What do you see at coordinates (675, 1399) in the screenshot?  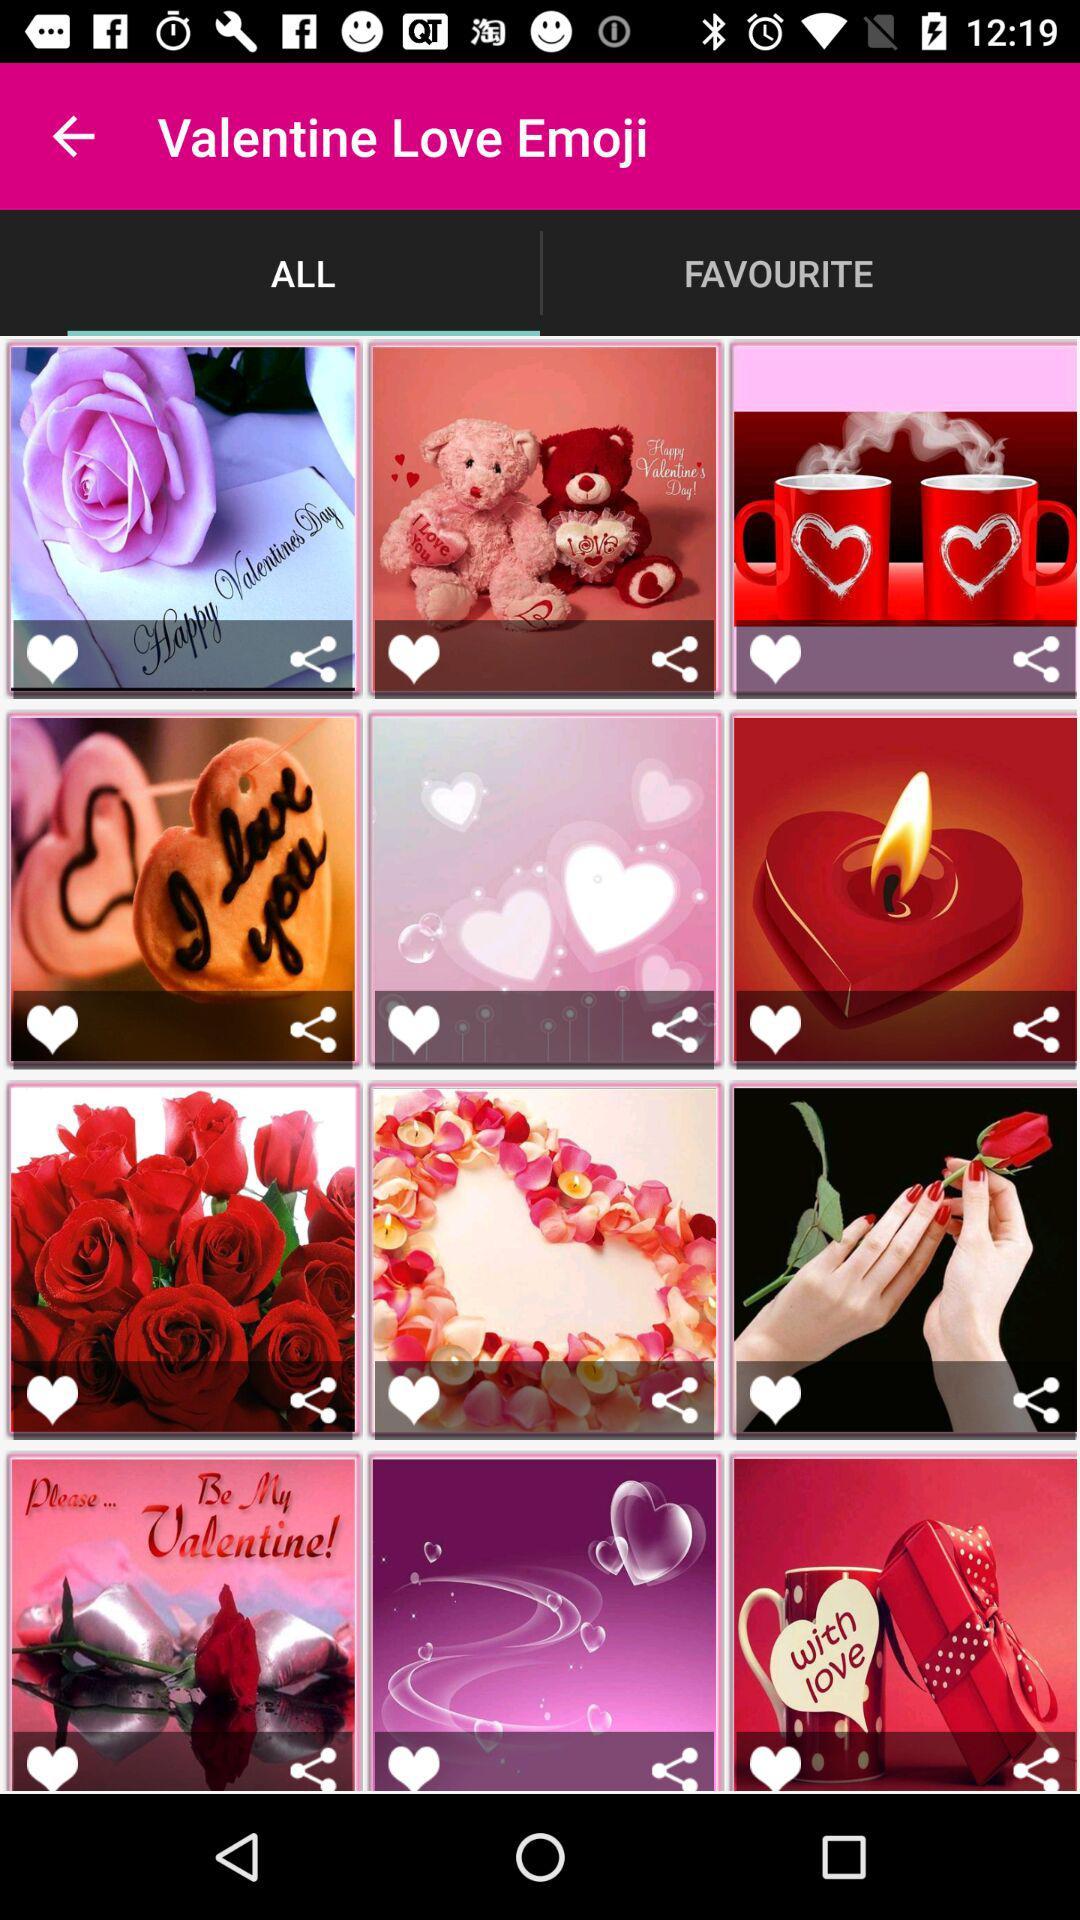 I see `share` at bounding box center [675, 1399].